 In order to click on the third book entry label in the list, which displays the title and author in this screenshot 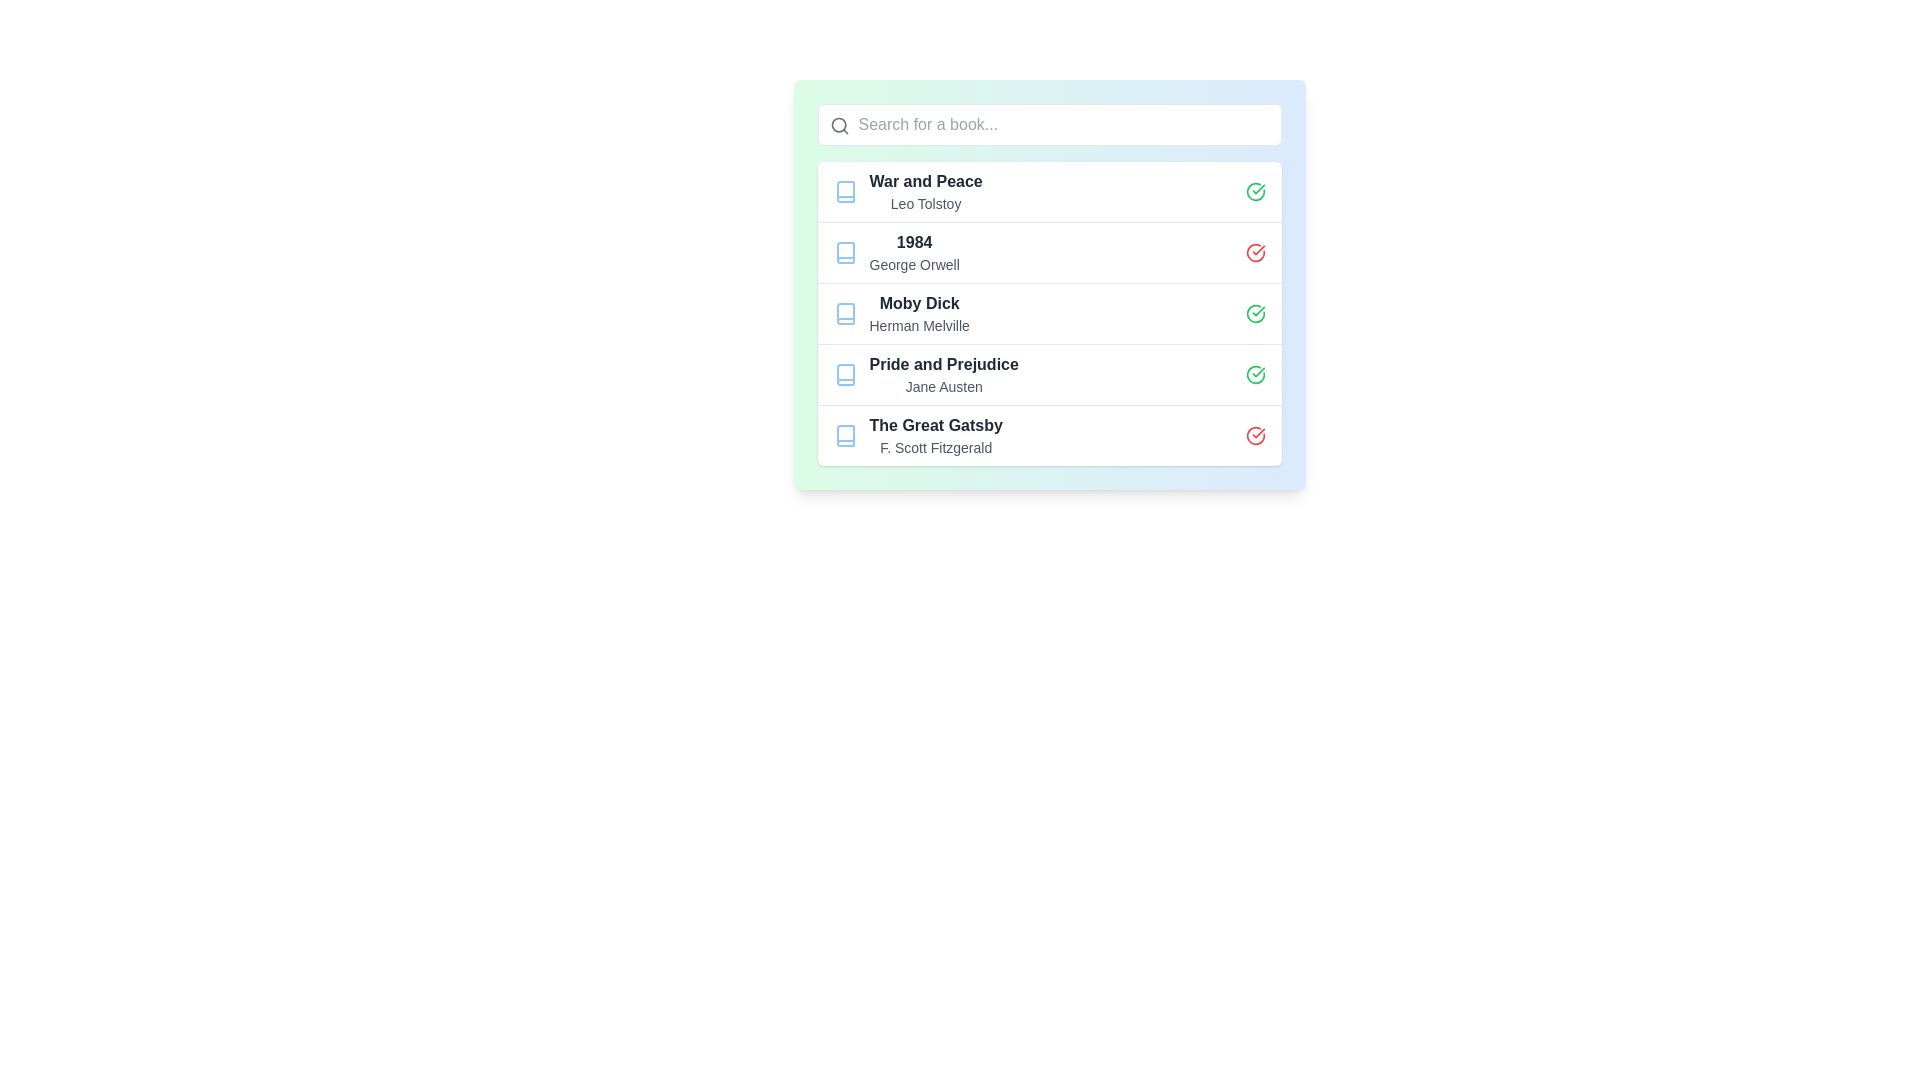, I will do `click(943, 374)`.